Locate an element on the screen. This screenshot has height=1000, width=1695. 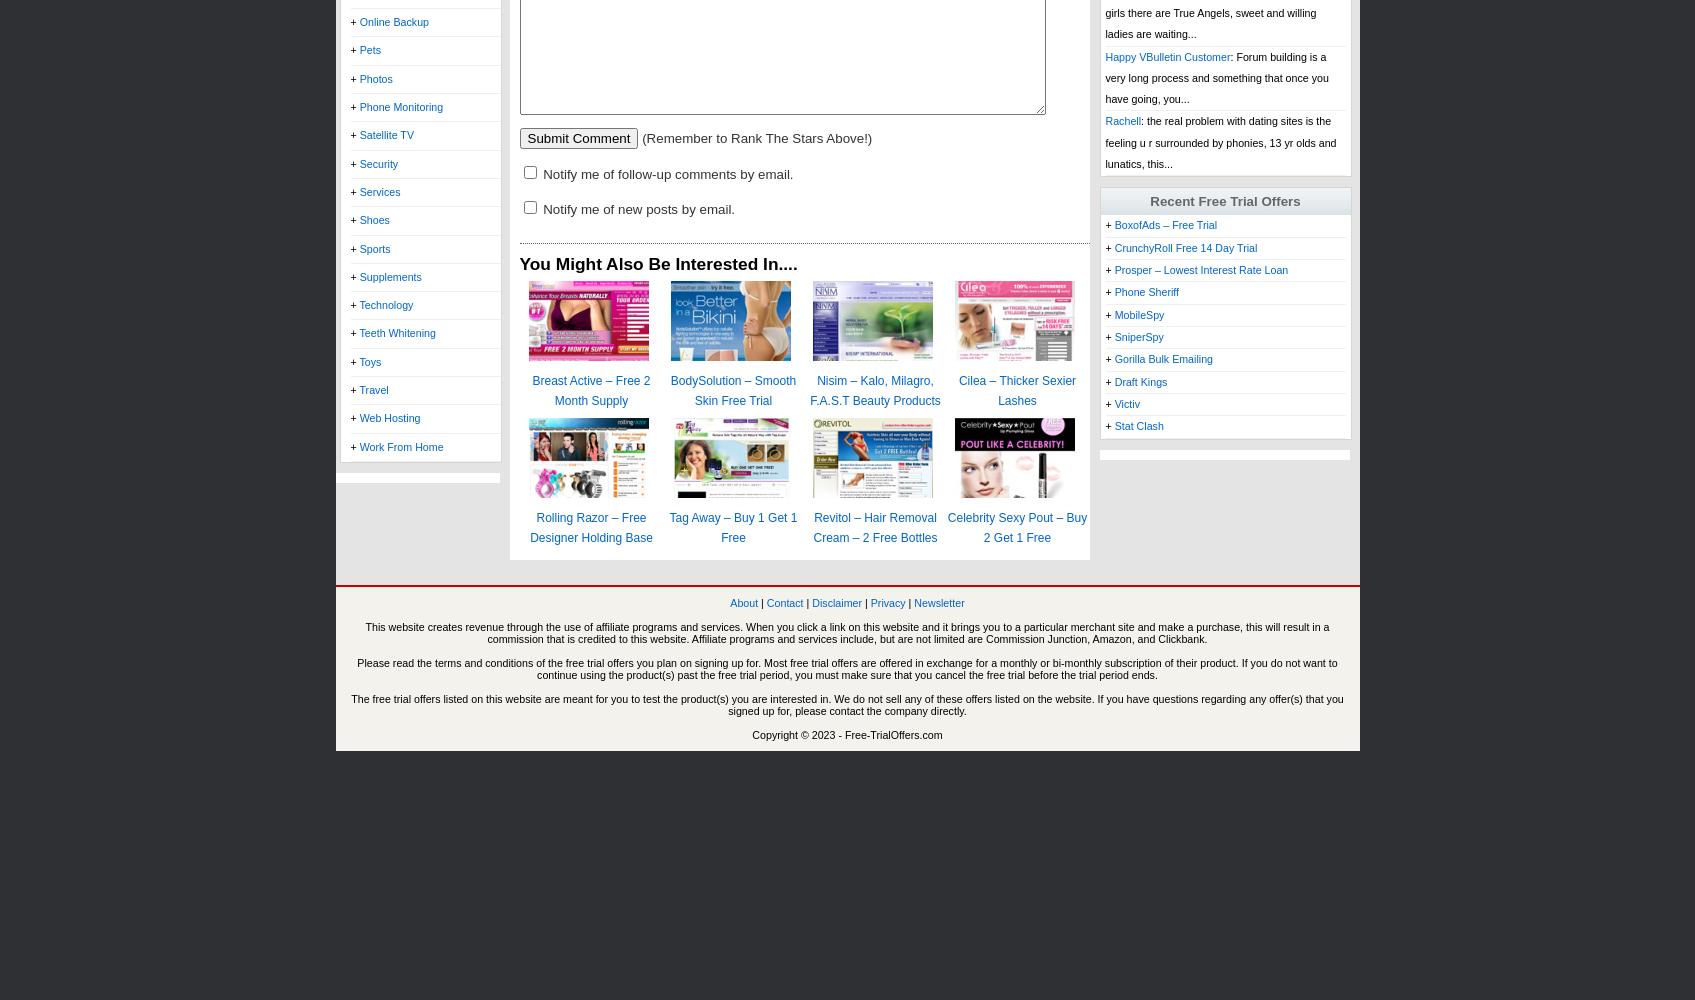
'Services' is located at coordinates (378, 190).